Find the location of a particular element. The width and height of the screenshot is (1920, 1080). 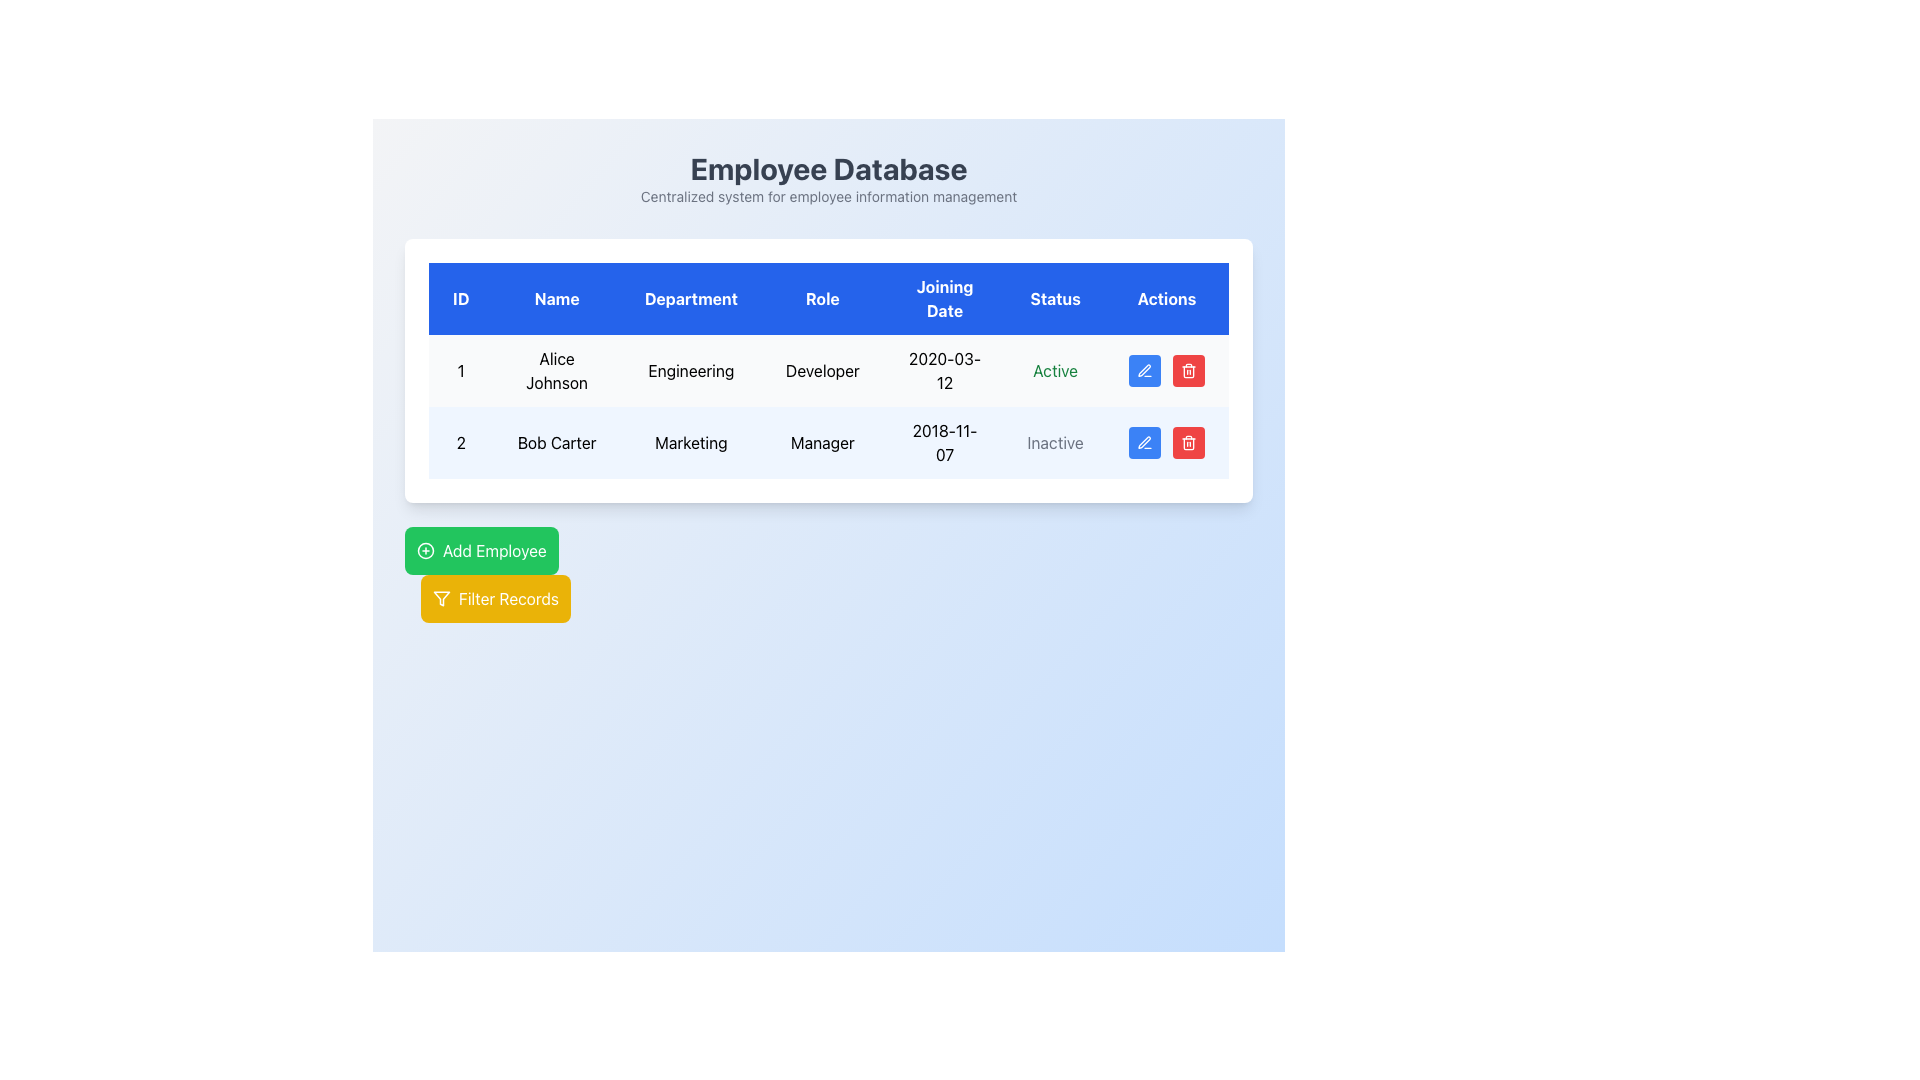

the pen-shaped icon button located in the 'Actions' column of the second row to initiate editing functionality is located at coordinates (1144, 370).